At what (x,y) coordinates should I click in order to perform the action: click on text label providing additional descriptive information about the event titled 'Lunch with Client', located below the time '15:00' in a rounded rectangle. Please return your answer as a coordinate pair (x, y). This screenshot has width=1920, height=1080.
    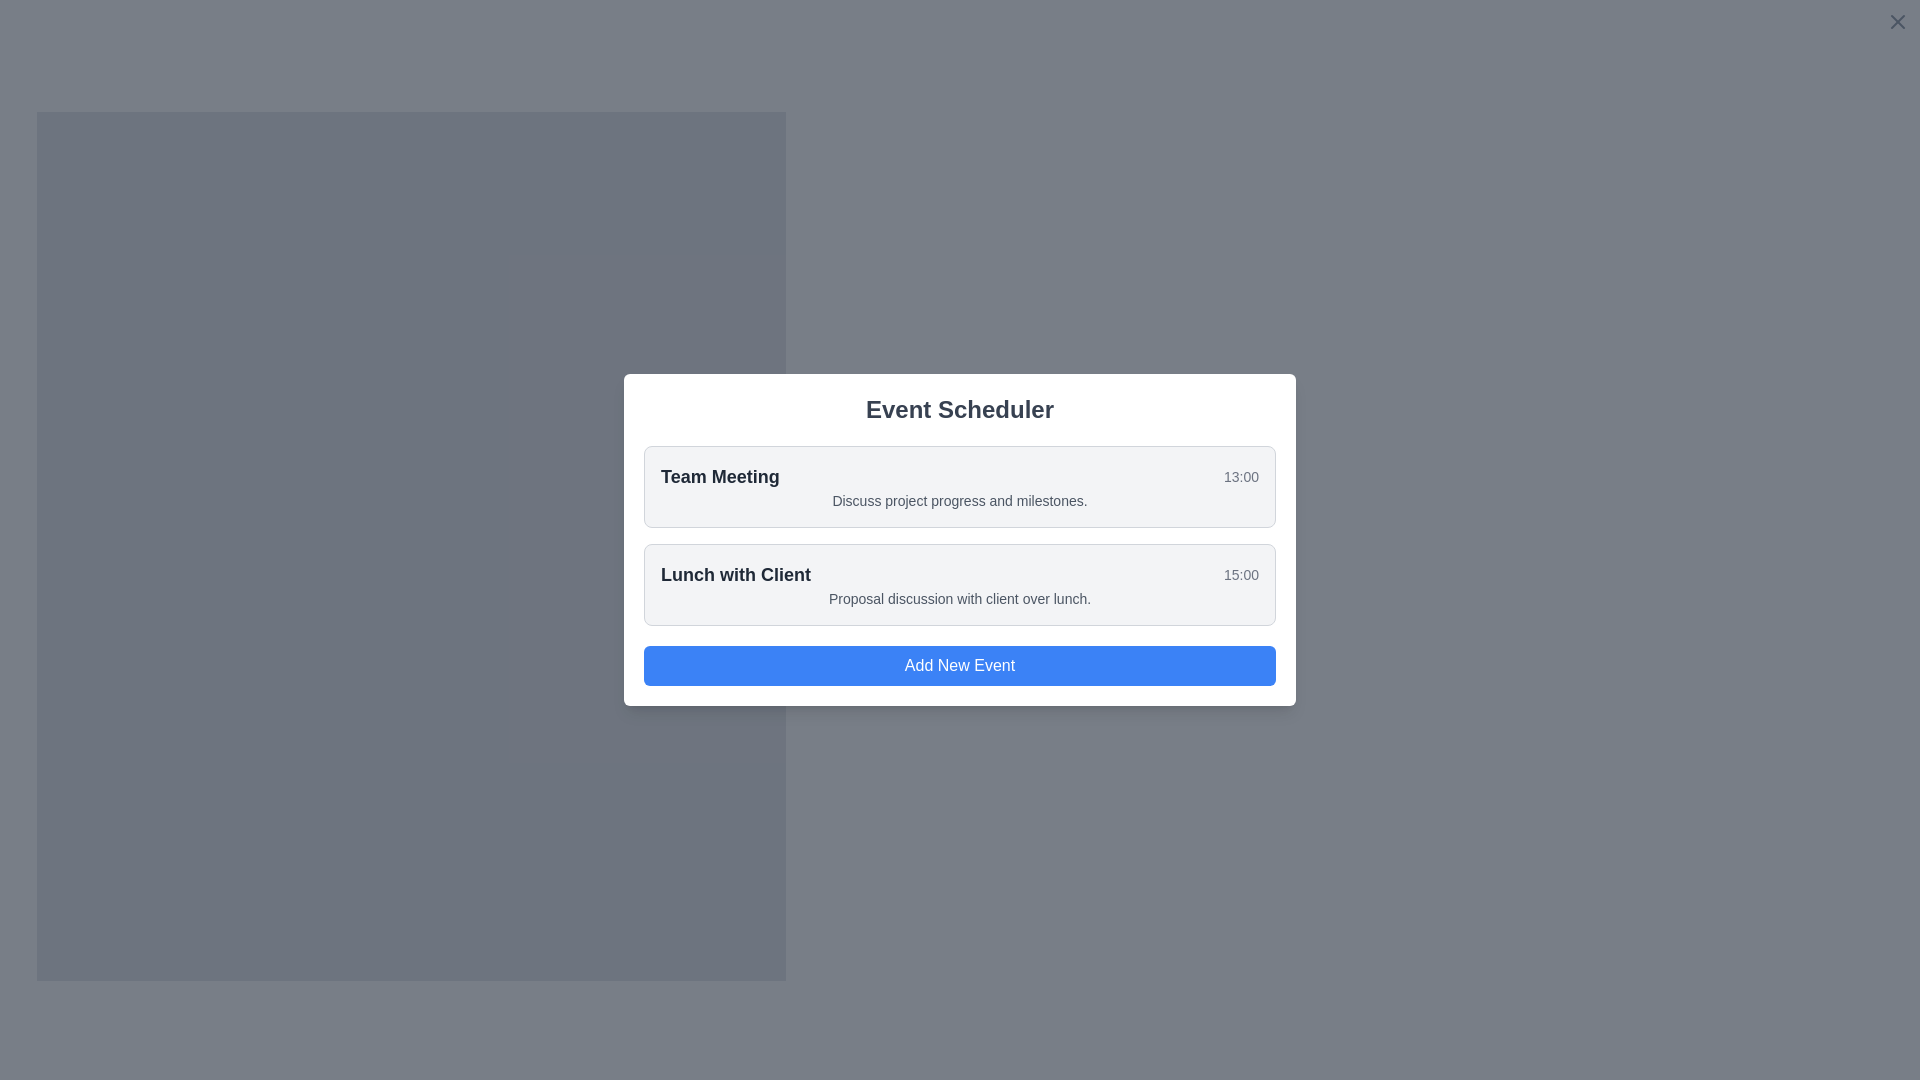
    Looking at the image, I should click on (960, 597).